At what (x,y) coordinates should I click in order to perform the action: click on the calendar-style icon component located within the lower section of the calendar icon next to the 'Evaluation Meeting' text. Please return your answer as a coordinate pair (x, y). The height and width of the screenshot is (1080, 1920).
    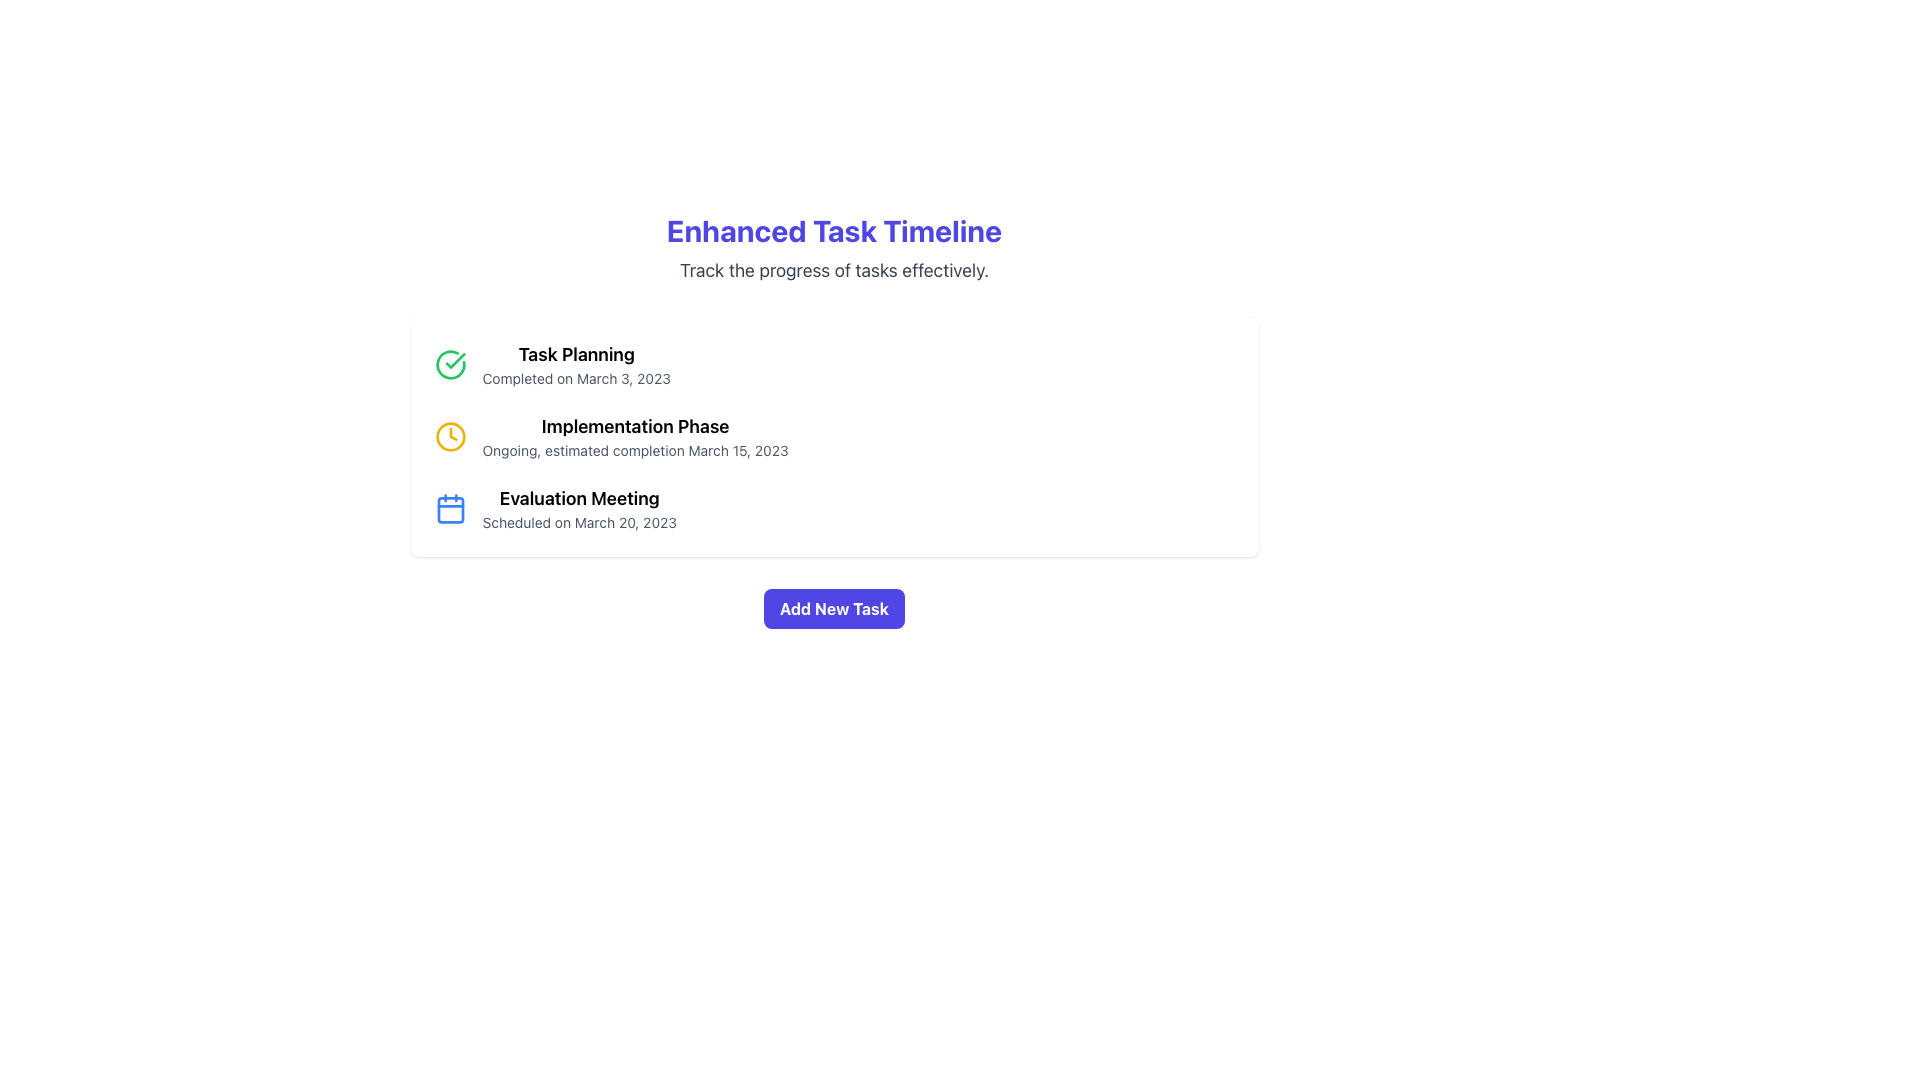
    Looking at the image, I should click on (449, 509).